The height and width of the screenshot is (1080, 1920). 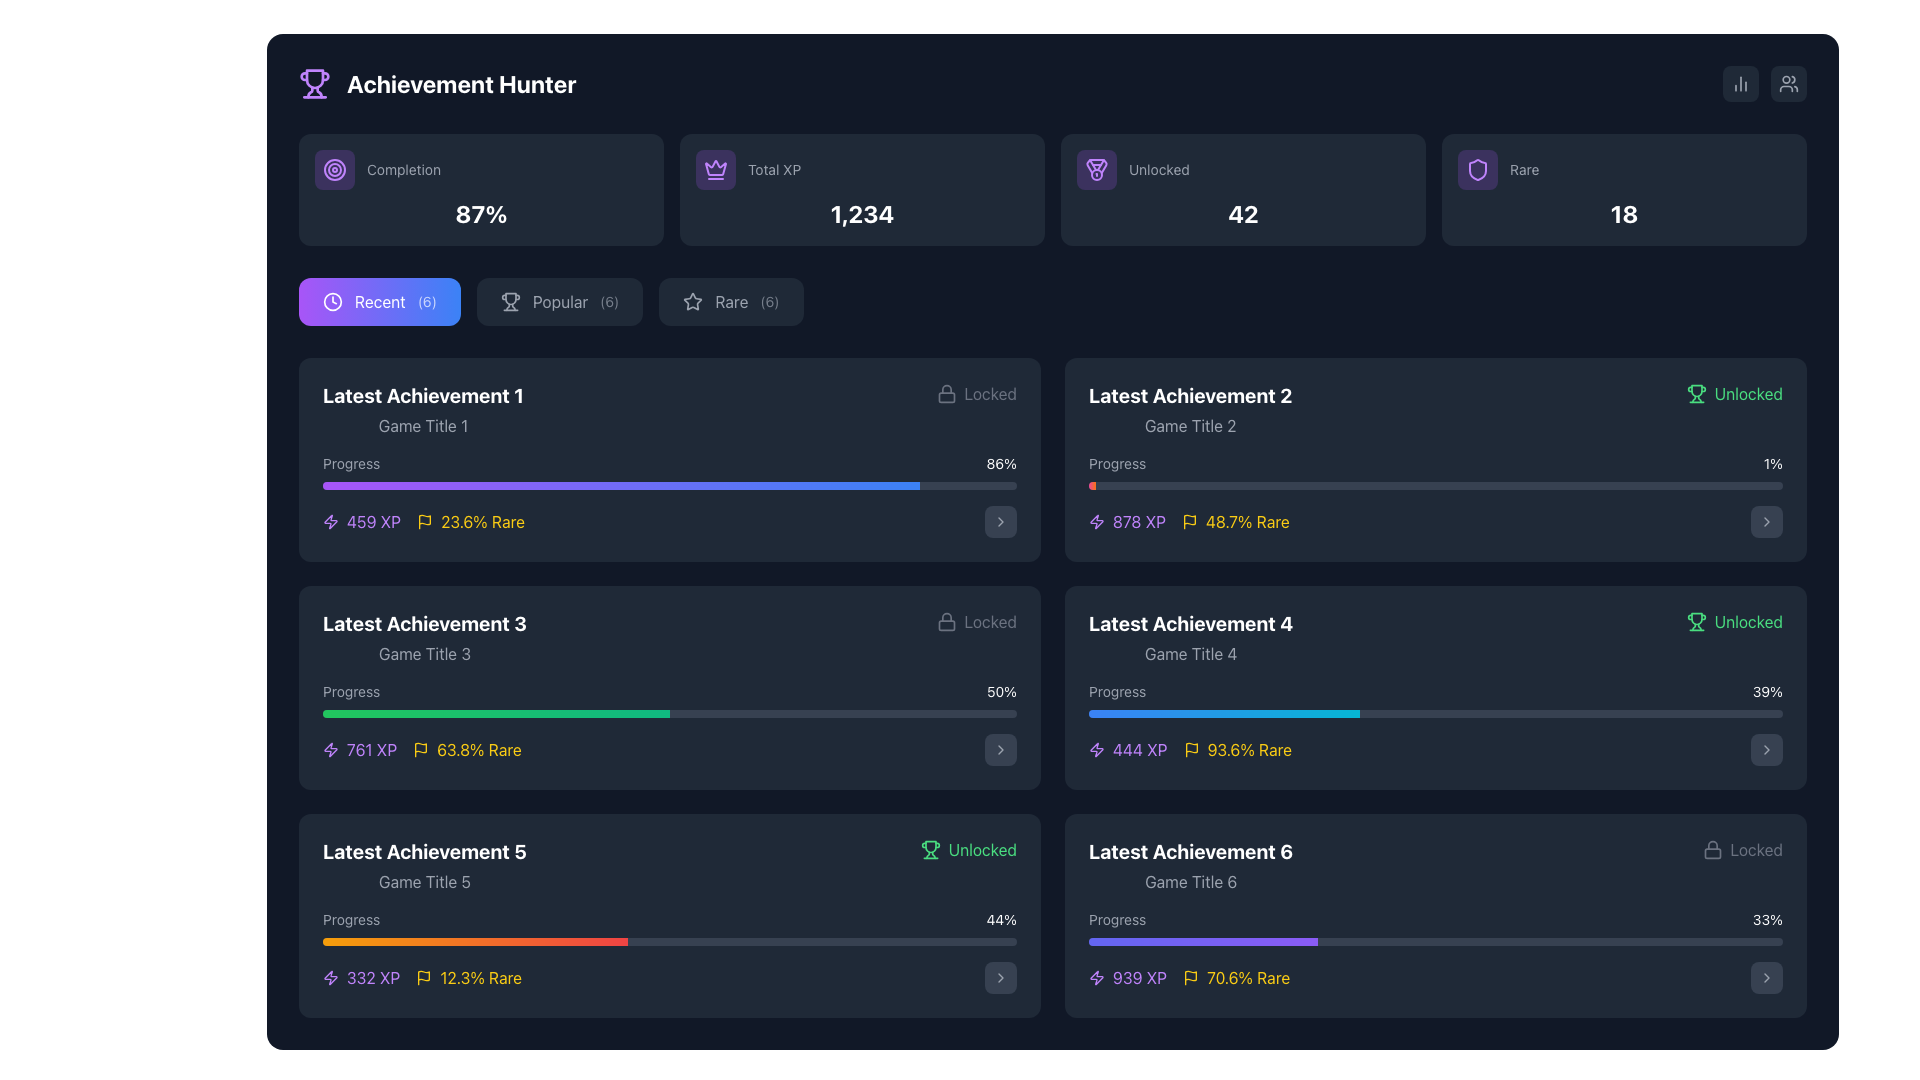 I want to click on the content of the Text Header with Status Indicator located in the second column of the second row of the visible grid, which serves as a title section for an achievement entry, so click(x=670, y=637).